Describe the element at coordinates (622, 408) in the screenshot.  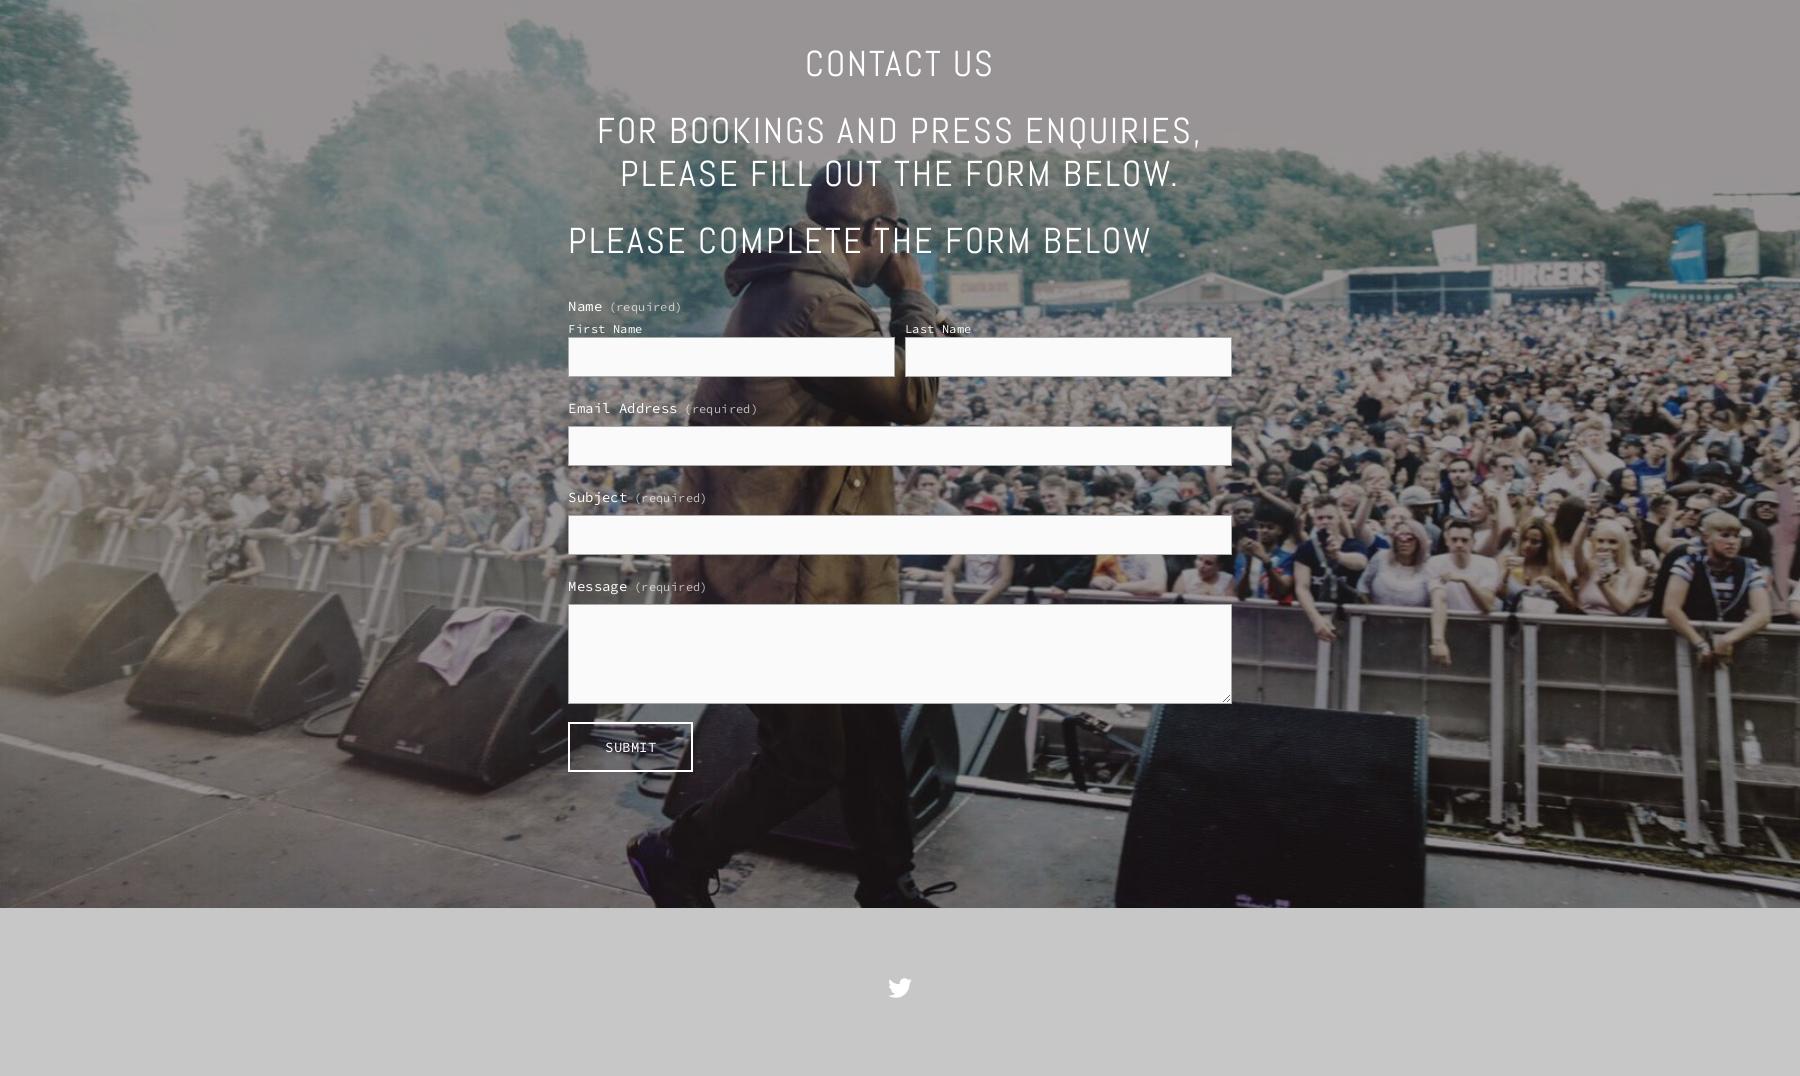
I see `'Email Address'` at that location.